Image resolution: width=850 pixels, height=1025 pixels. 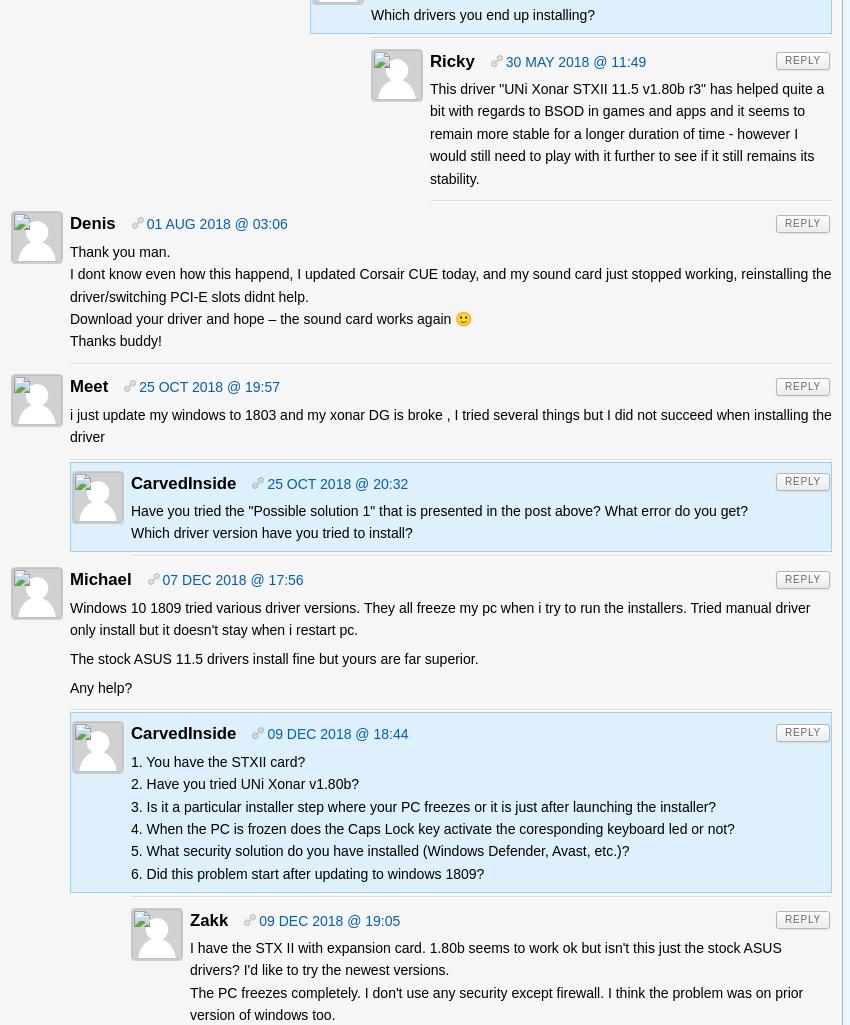 What do you see at coordinates (70, 284) in the screenshot?
I see `'I dont know even how this happend, I updated Corsair CUE today, and my sound card just stopped working, reinstalling the driver/switching PCI-E slots didnt help.'` at bounding box center [70, 284].